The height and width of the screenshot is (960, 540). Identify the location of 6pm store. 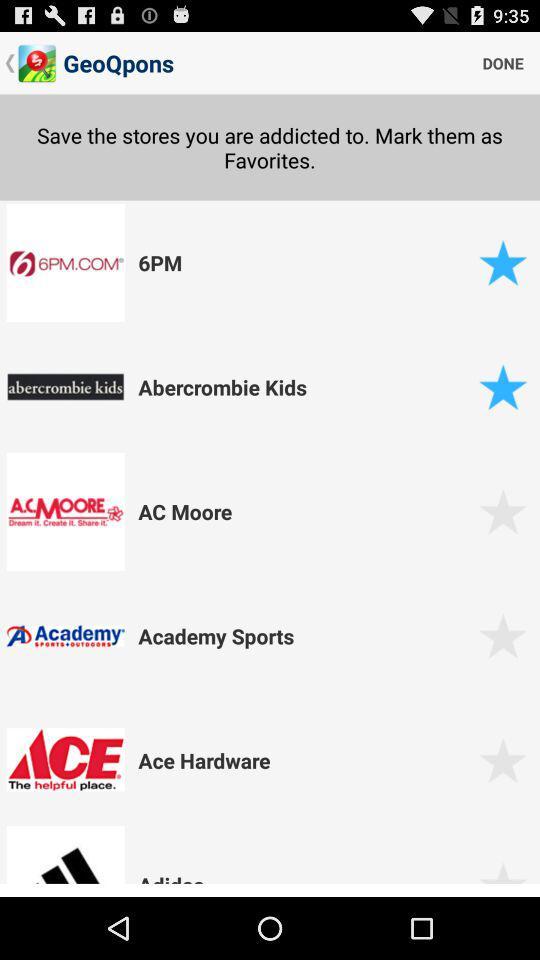
(502, 261).